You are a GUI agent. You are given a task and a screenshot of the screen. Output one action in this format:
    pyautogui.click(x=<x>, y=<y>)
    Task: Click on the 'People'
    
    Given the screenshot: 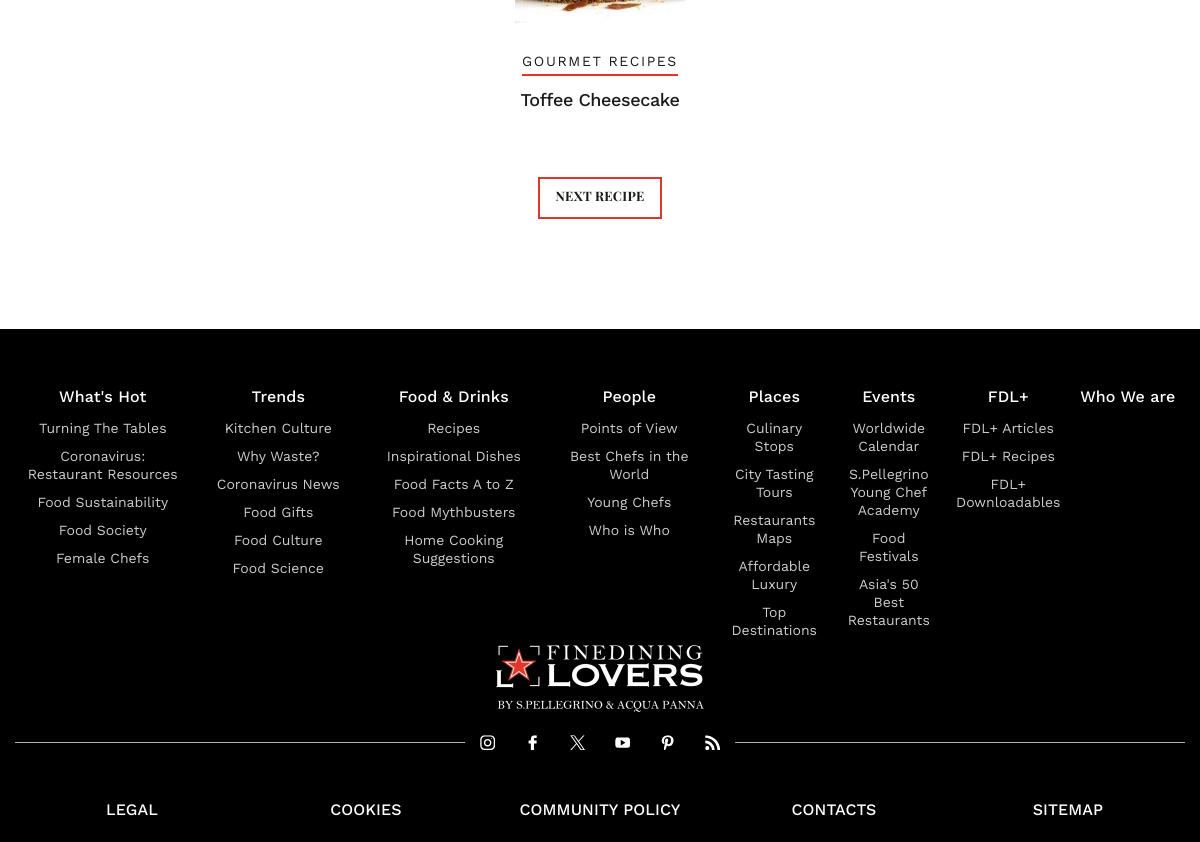 What is the action you would take?
    pyautogui.click(x=602, y=396)
    